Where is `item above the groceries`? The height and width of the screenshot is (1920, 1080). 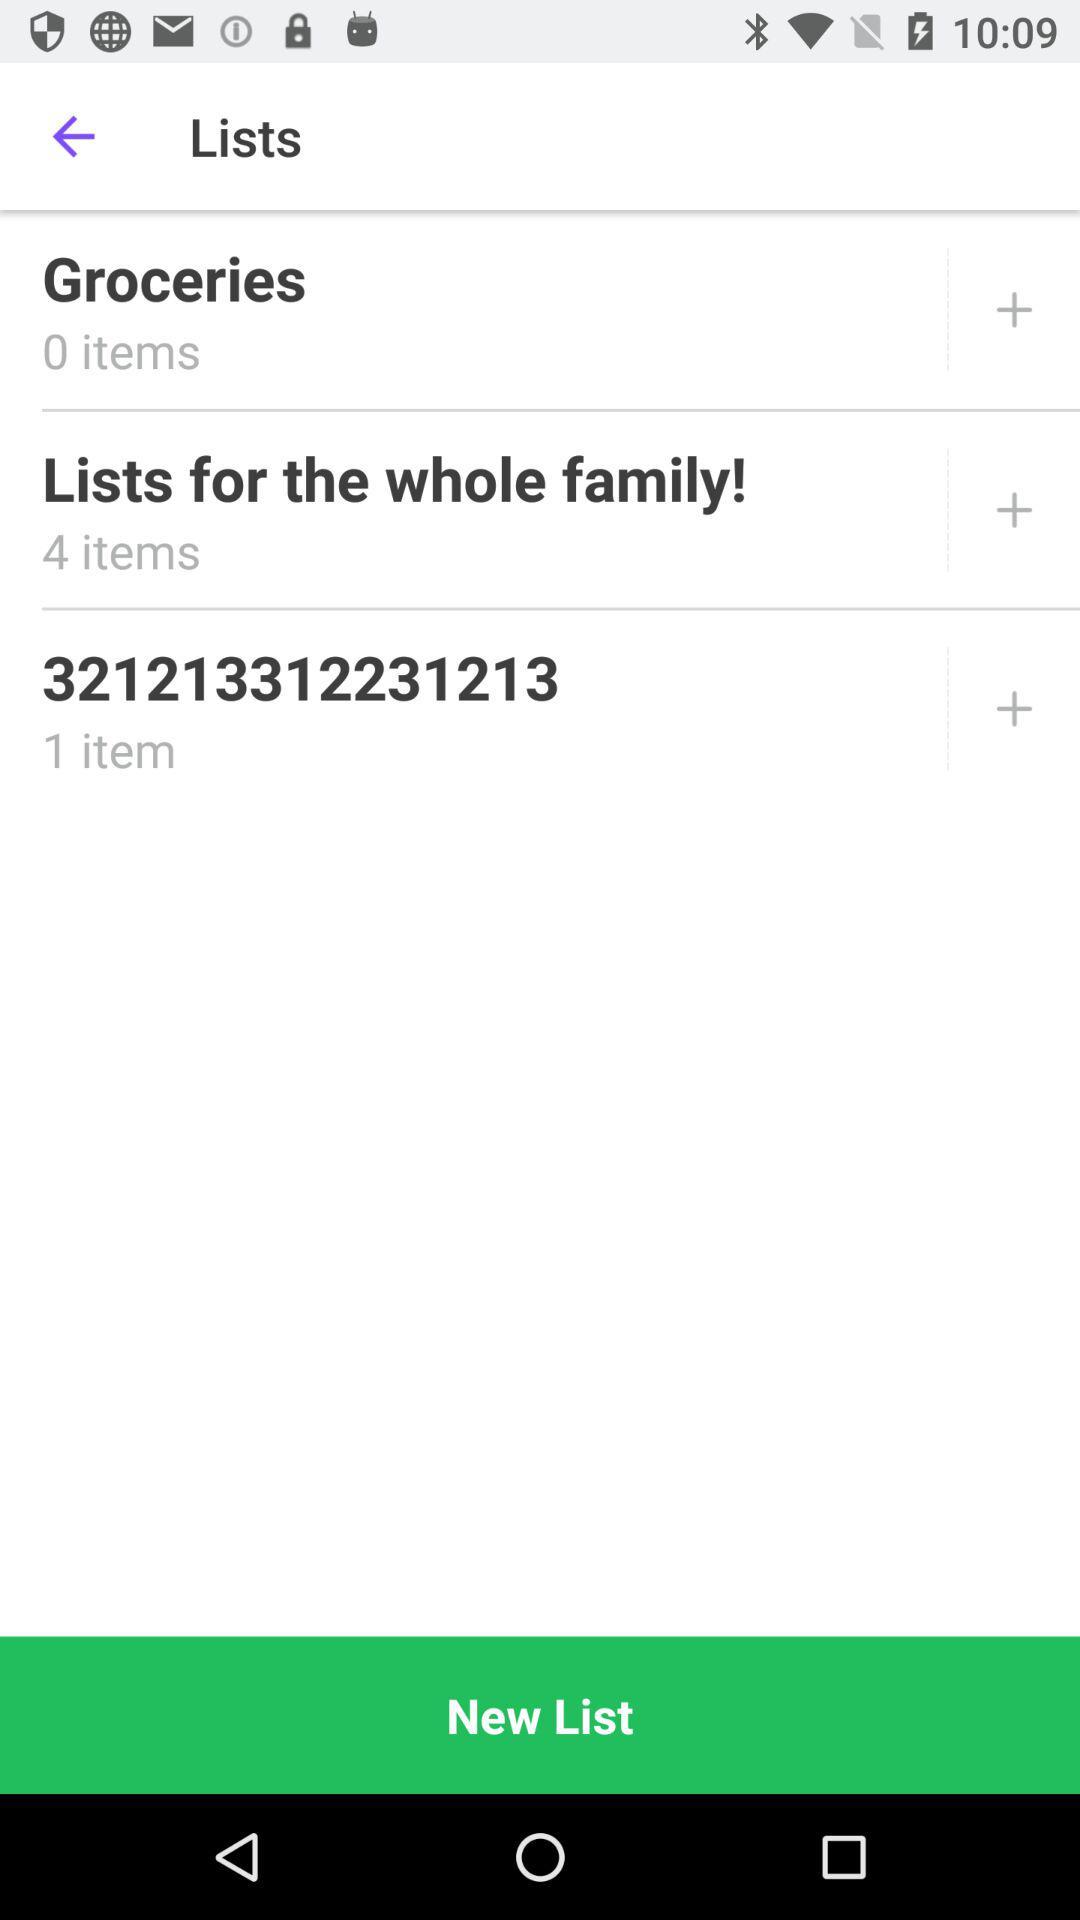 item above the groceries is located at coordinates (72, 135).